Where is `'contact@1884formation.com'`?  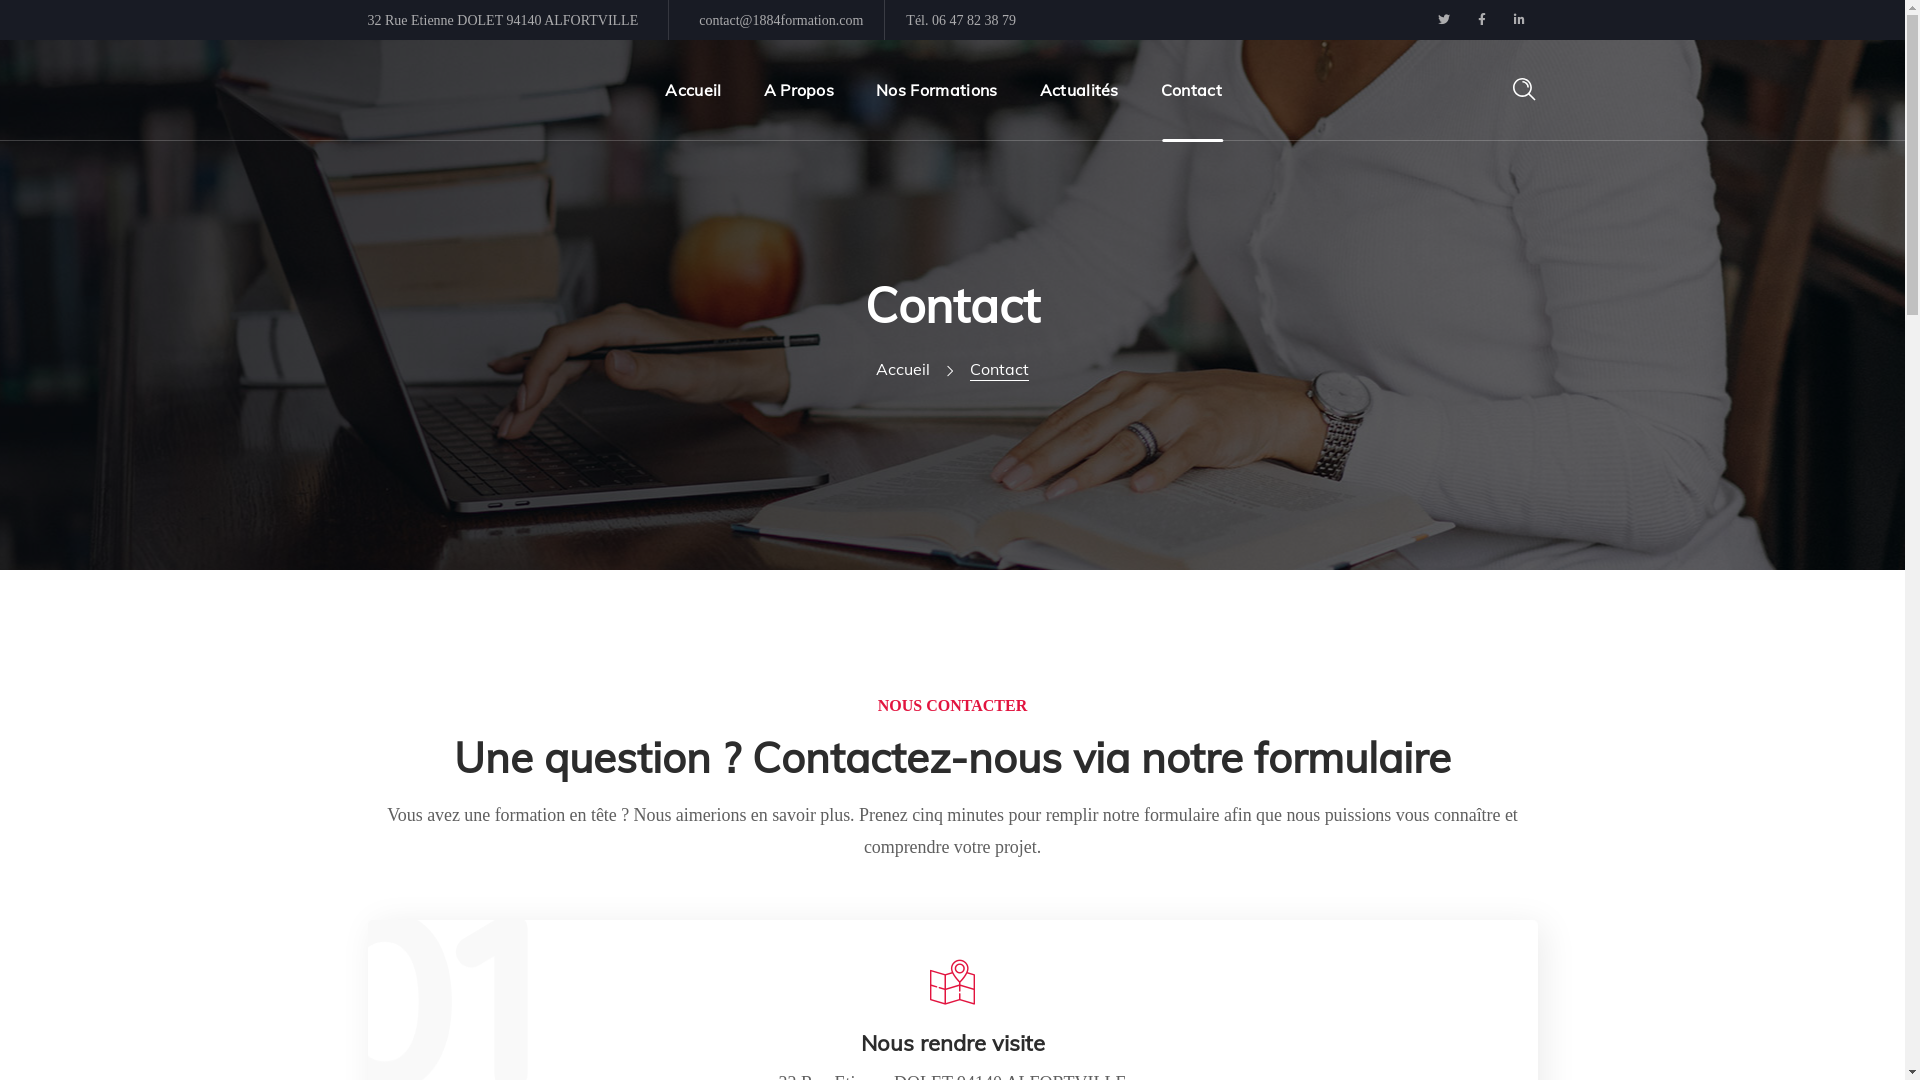
'contact@1884formation.com' is located at coordinates (780, 20).